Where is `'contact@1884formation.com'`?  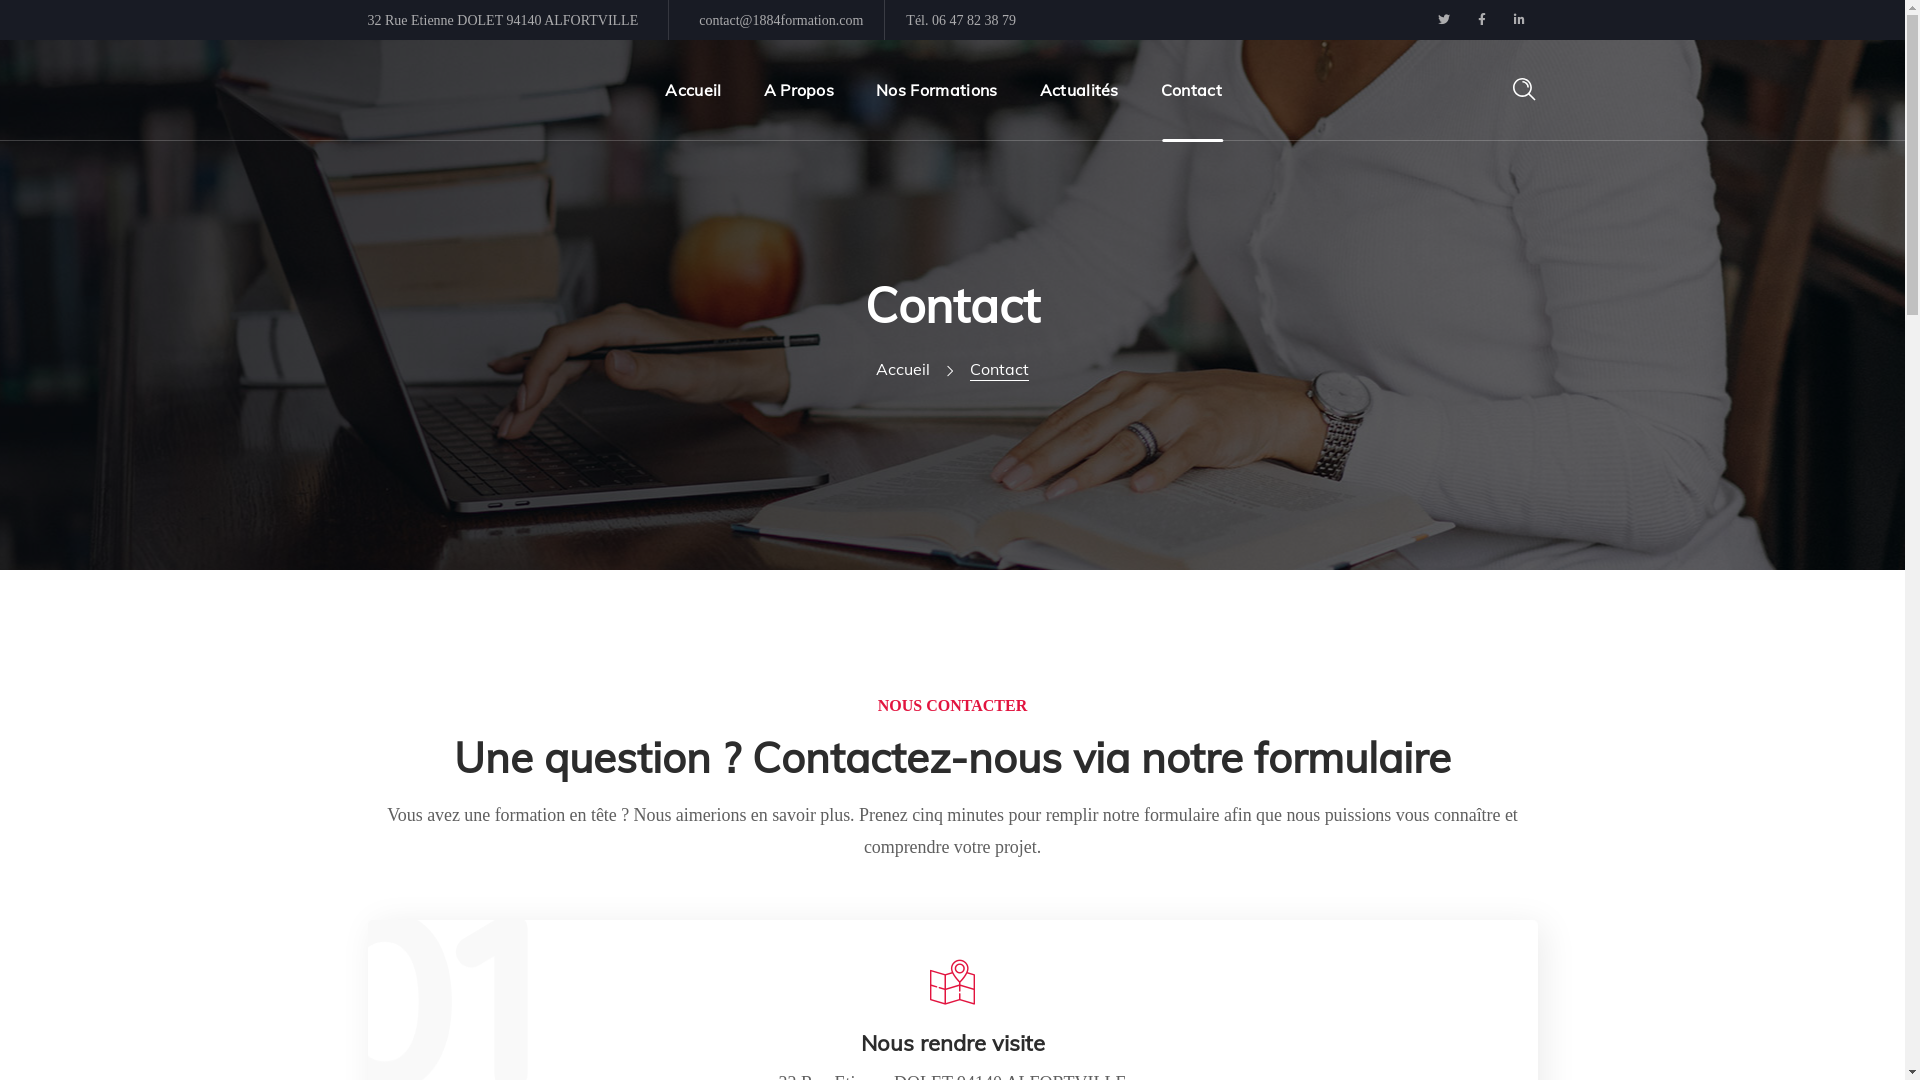
'contact@1884formation.com' is located at coordinates (780, 20).